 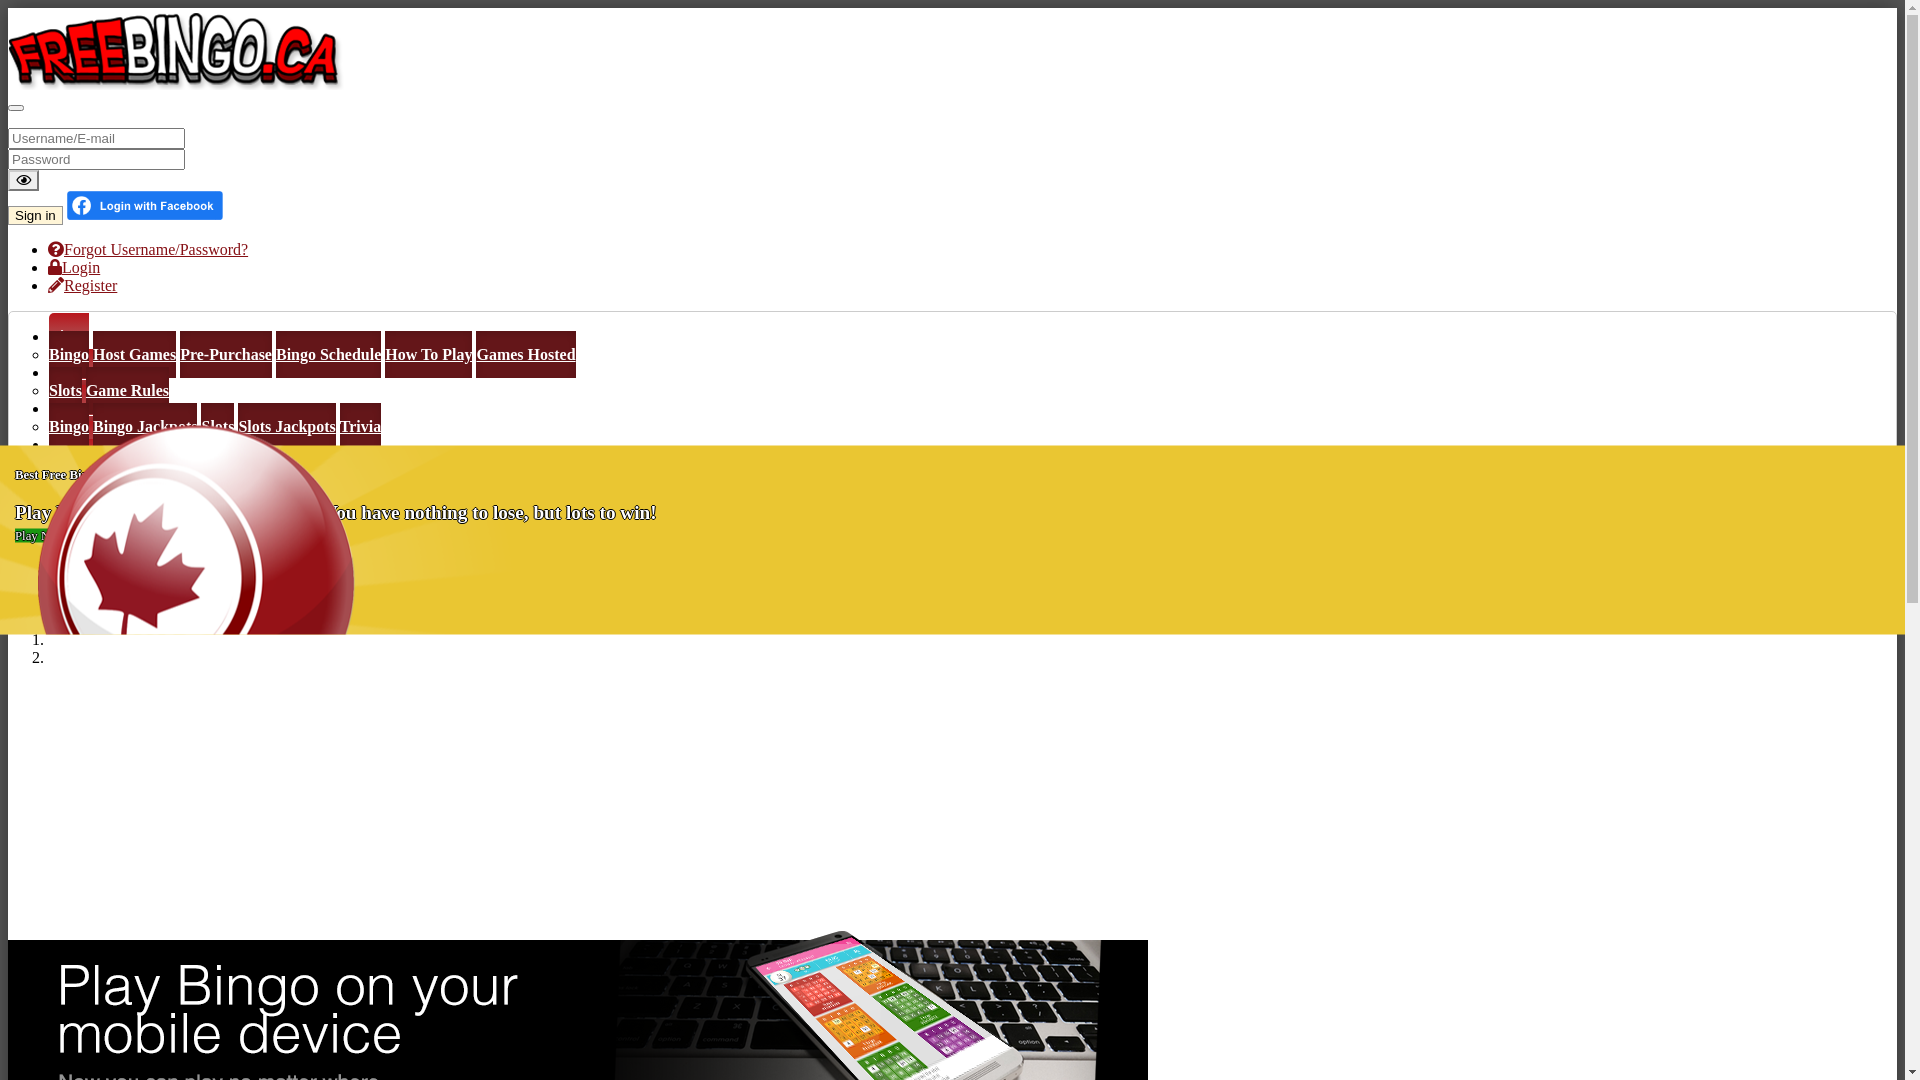 I want to click on 'Game Rules', so click(x=126, y=390).